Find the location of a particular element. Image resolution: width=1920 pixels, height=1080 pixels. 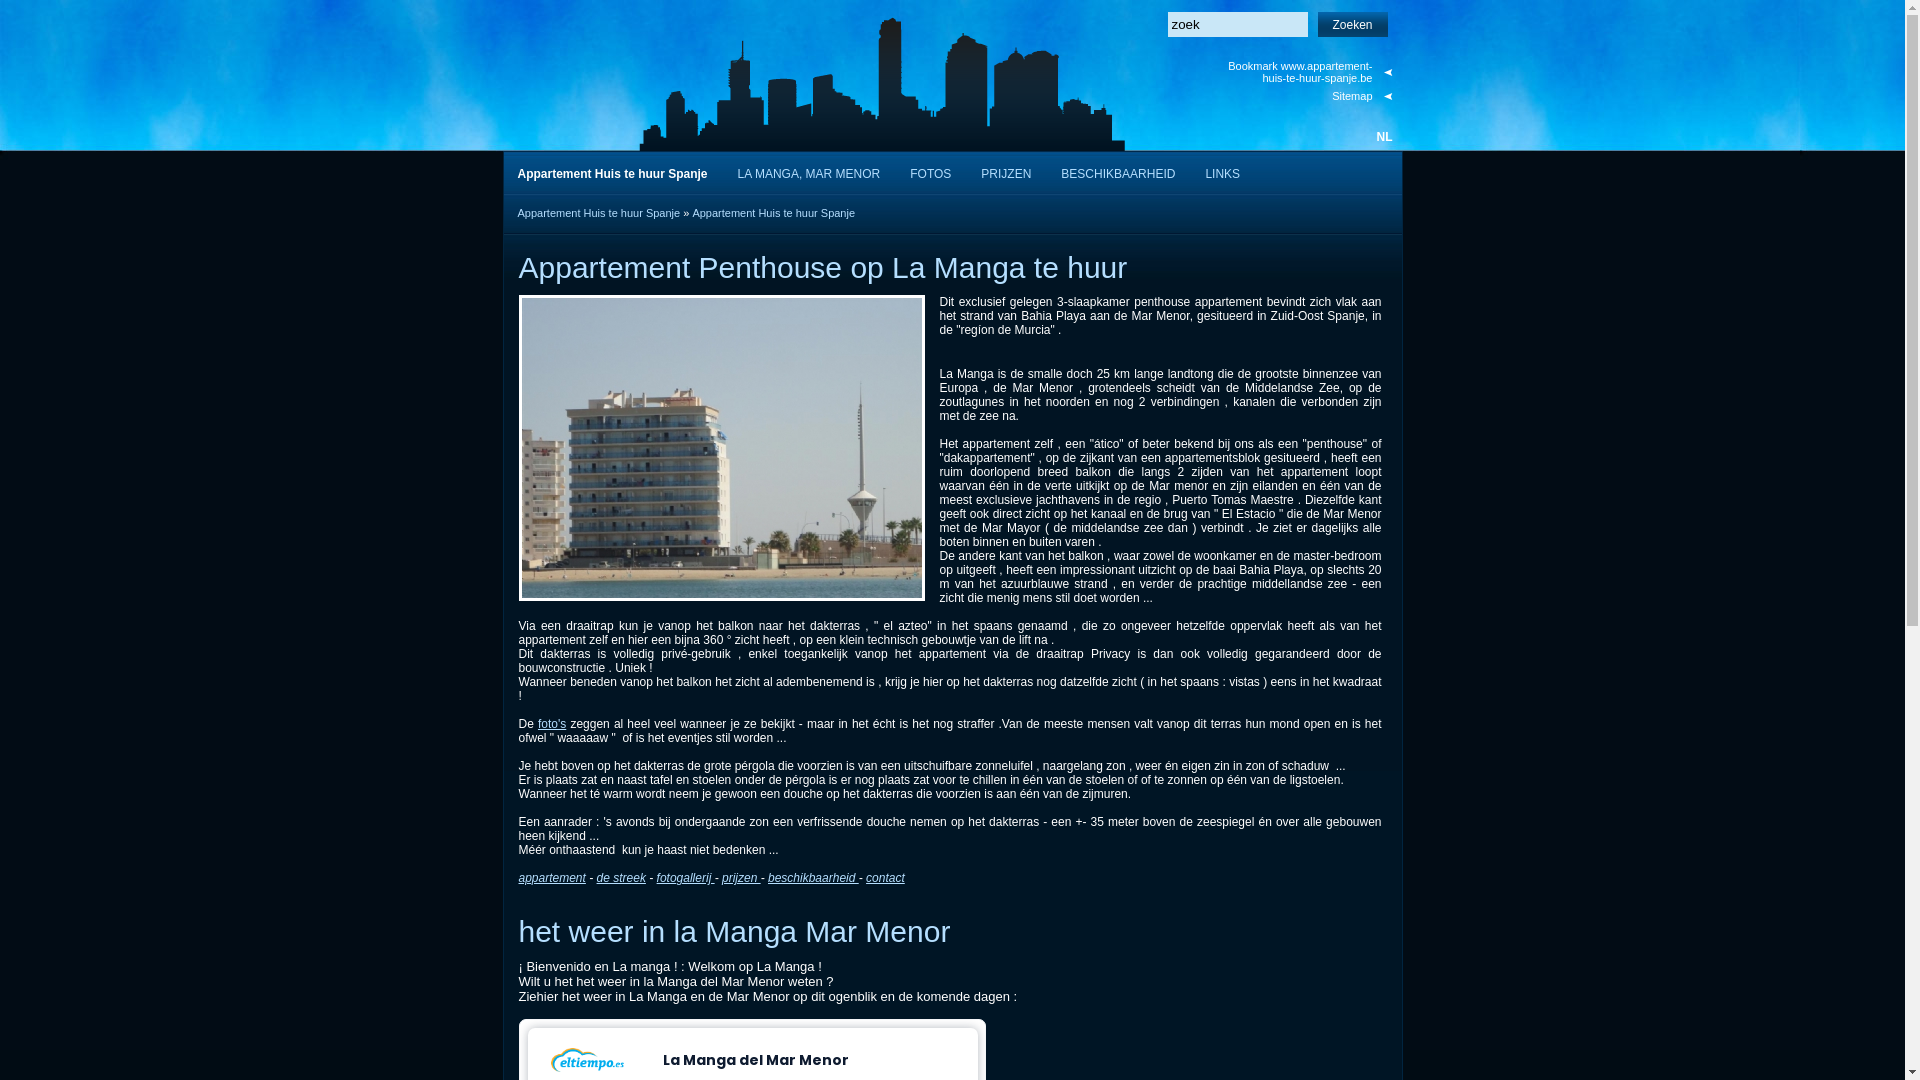

'NL' is located at coordinates (1382, 136).